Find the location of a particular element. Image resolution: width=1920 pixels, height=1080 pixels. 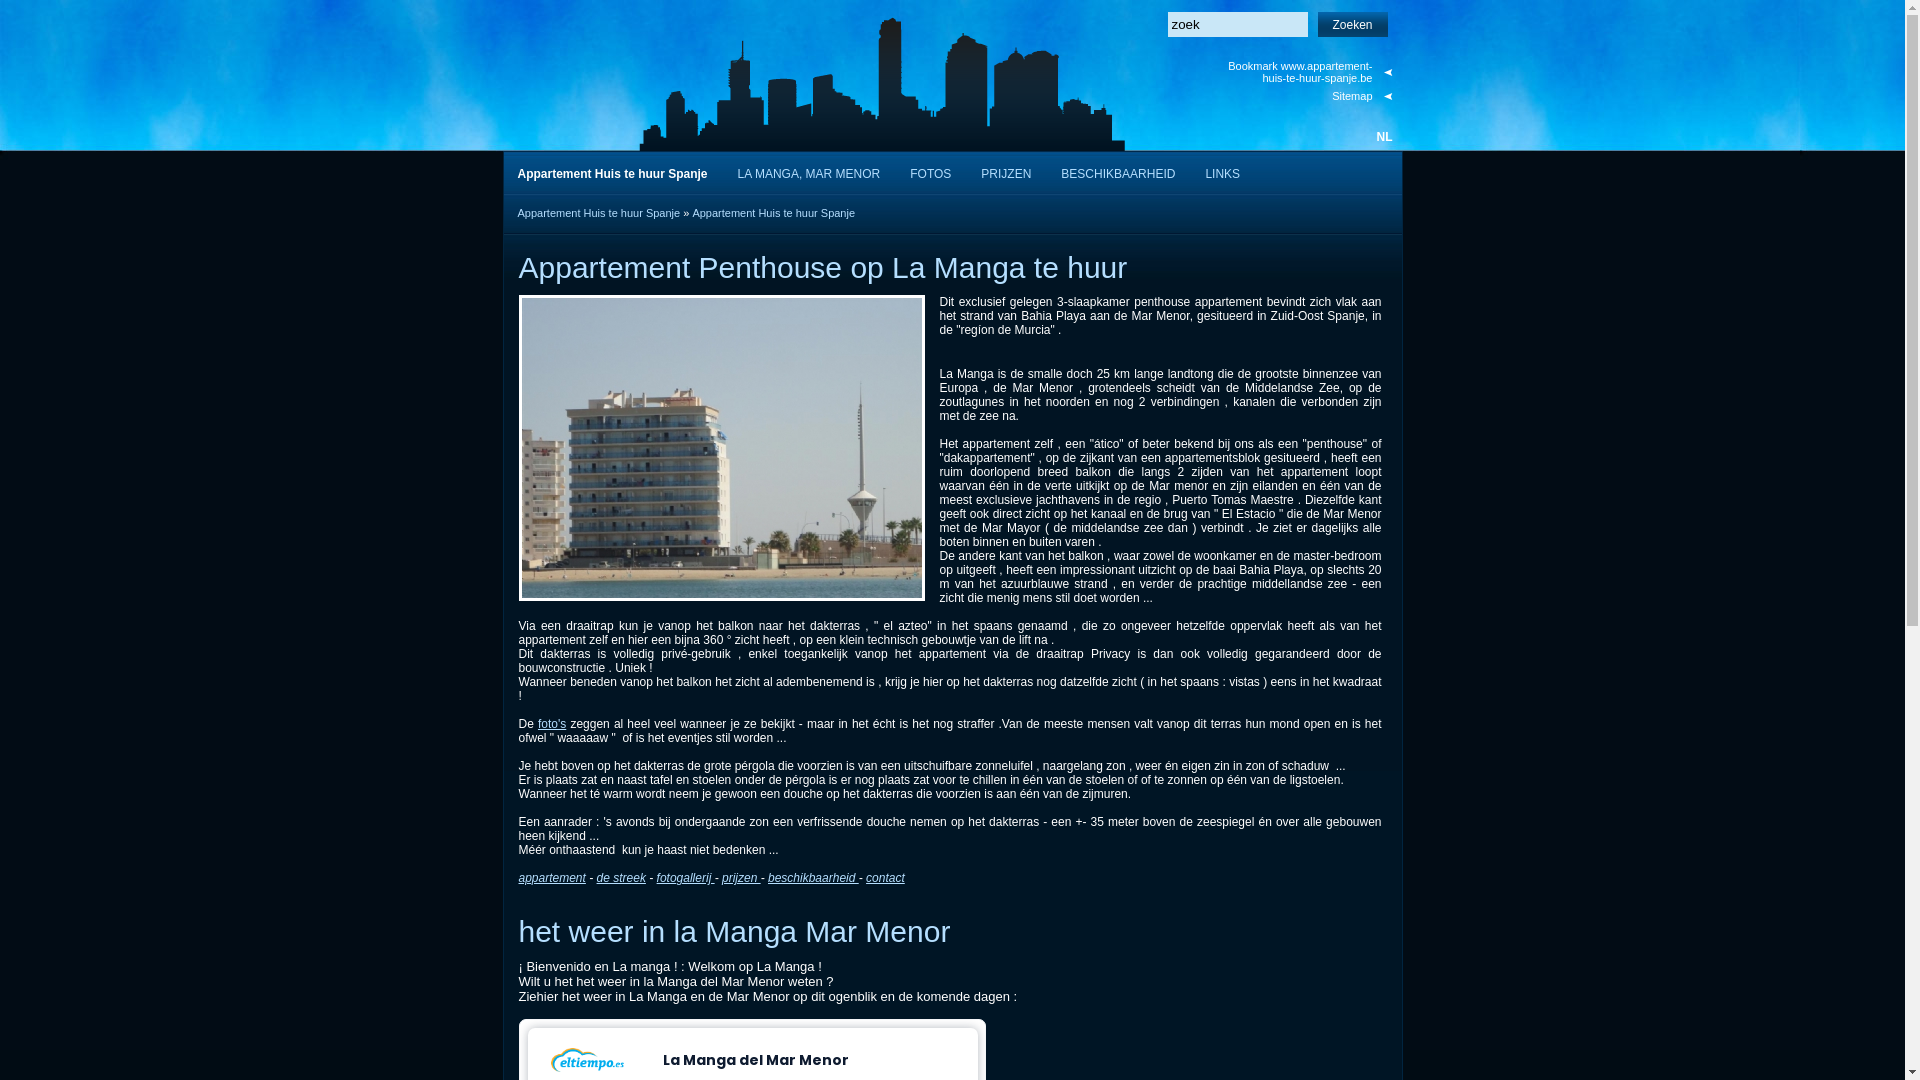

'NL' is located at coordinates (1382, 136).